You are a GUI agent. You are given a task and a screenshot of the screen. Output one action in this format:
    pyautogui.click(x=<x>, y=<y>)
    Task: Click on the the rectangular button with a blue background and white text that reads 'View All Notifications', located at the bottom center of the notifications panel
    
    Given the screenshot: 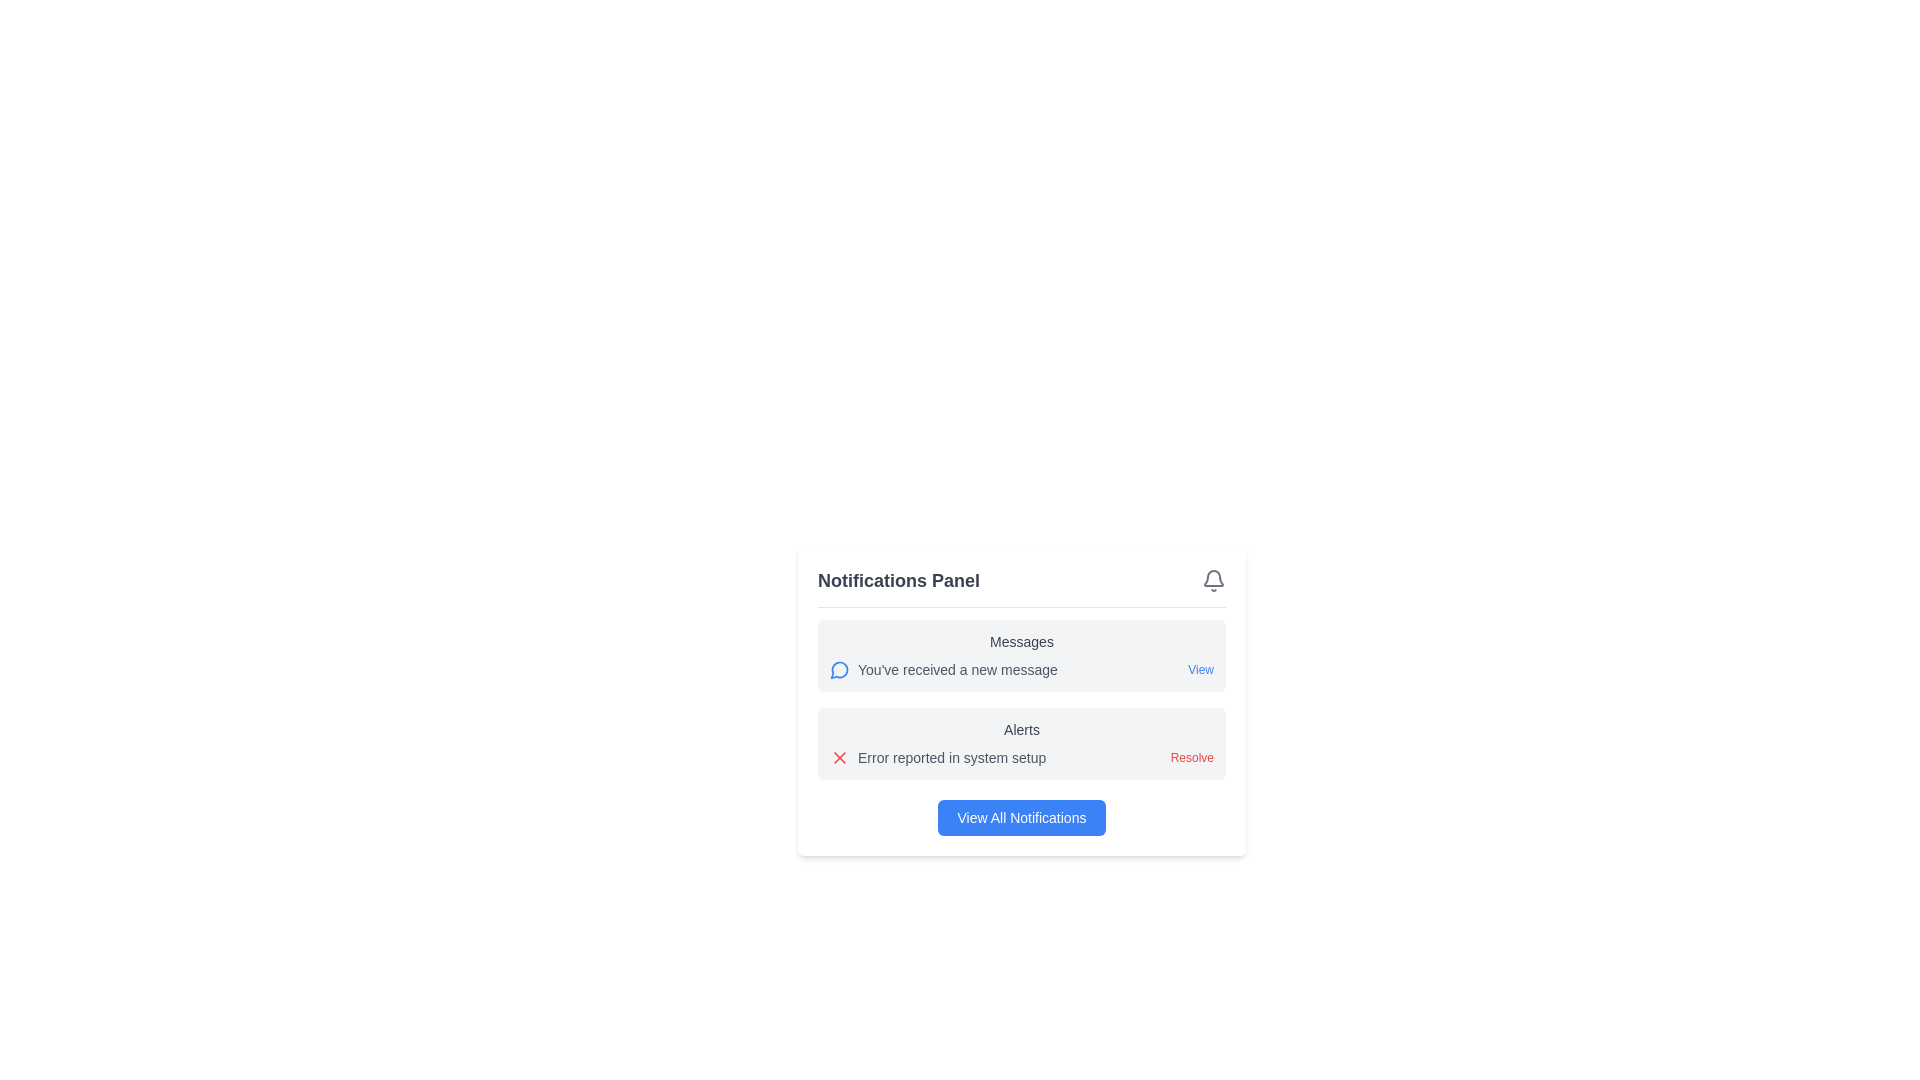 What is the action you would take?
    pyautogui.click(x=1022, y=817)
    